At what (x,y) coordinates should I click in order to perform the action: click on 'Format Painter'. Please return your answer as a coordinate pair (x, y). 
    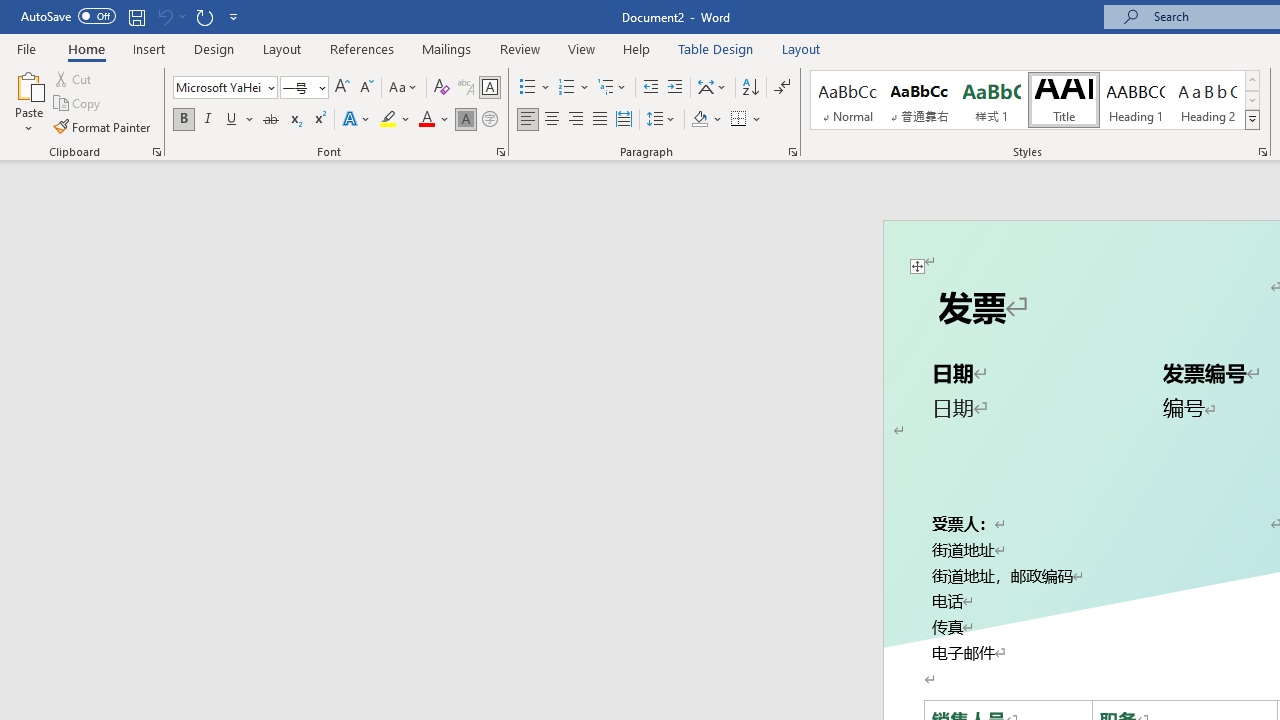
    Looking at the image, I should click on (102, 127).